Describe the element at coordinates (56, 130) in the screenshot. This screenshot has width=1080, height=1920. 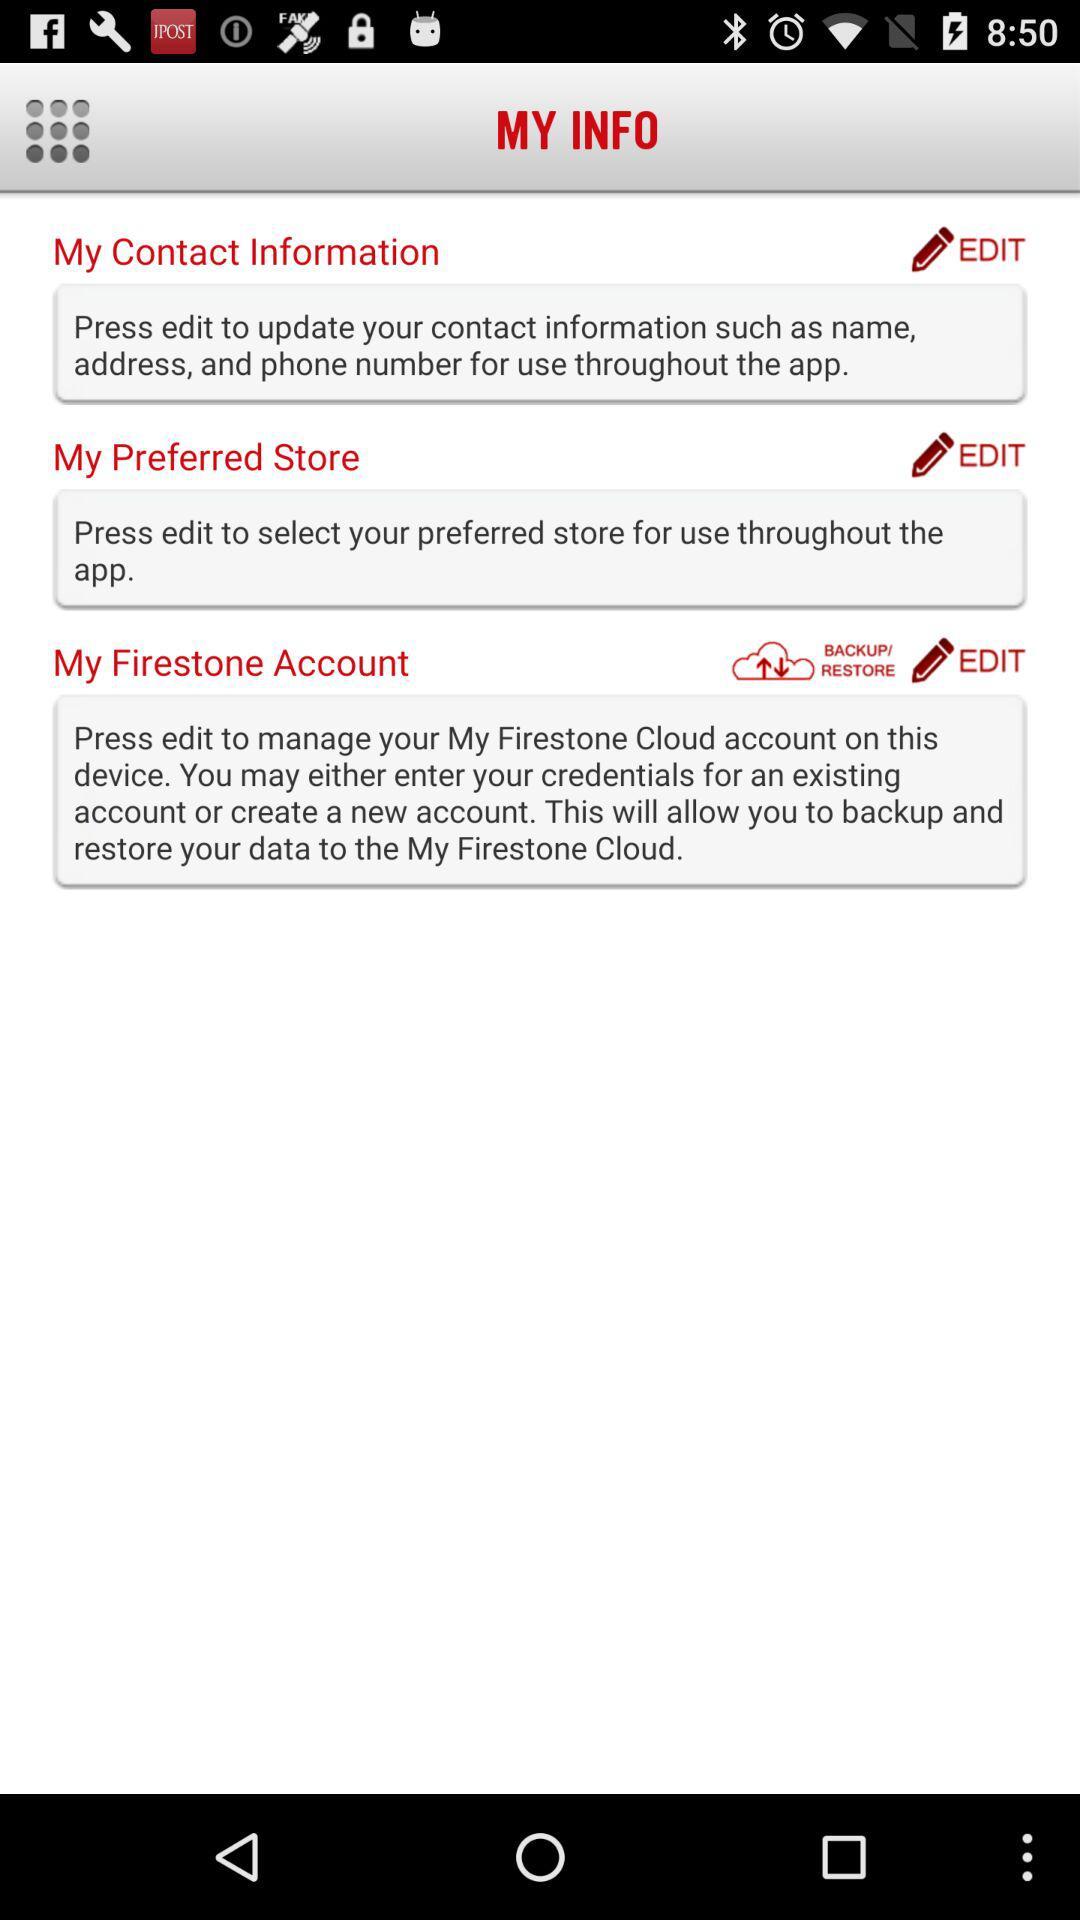
I see `show main menu` at that location.